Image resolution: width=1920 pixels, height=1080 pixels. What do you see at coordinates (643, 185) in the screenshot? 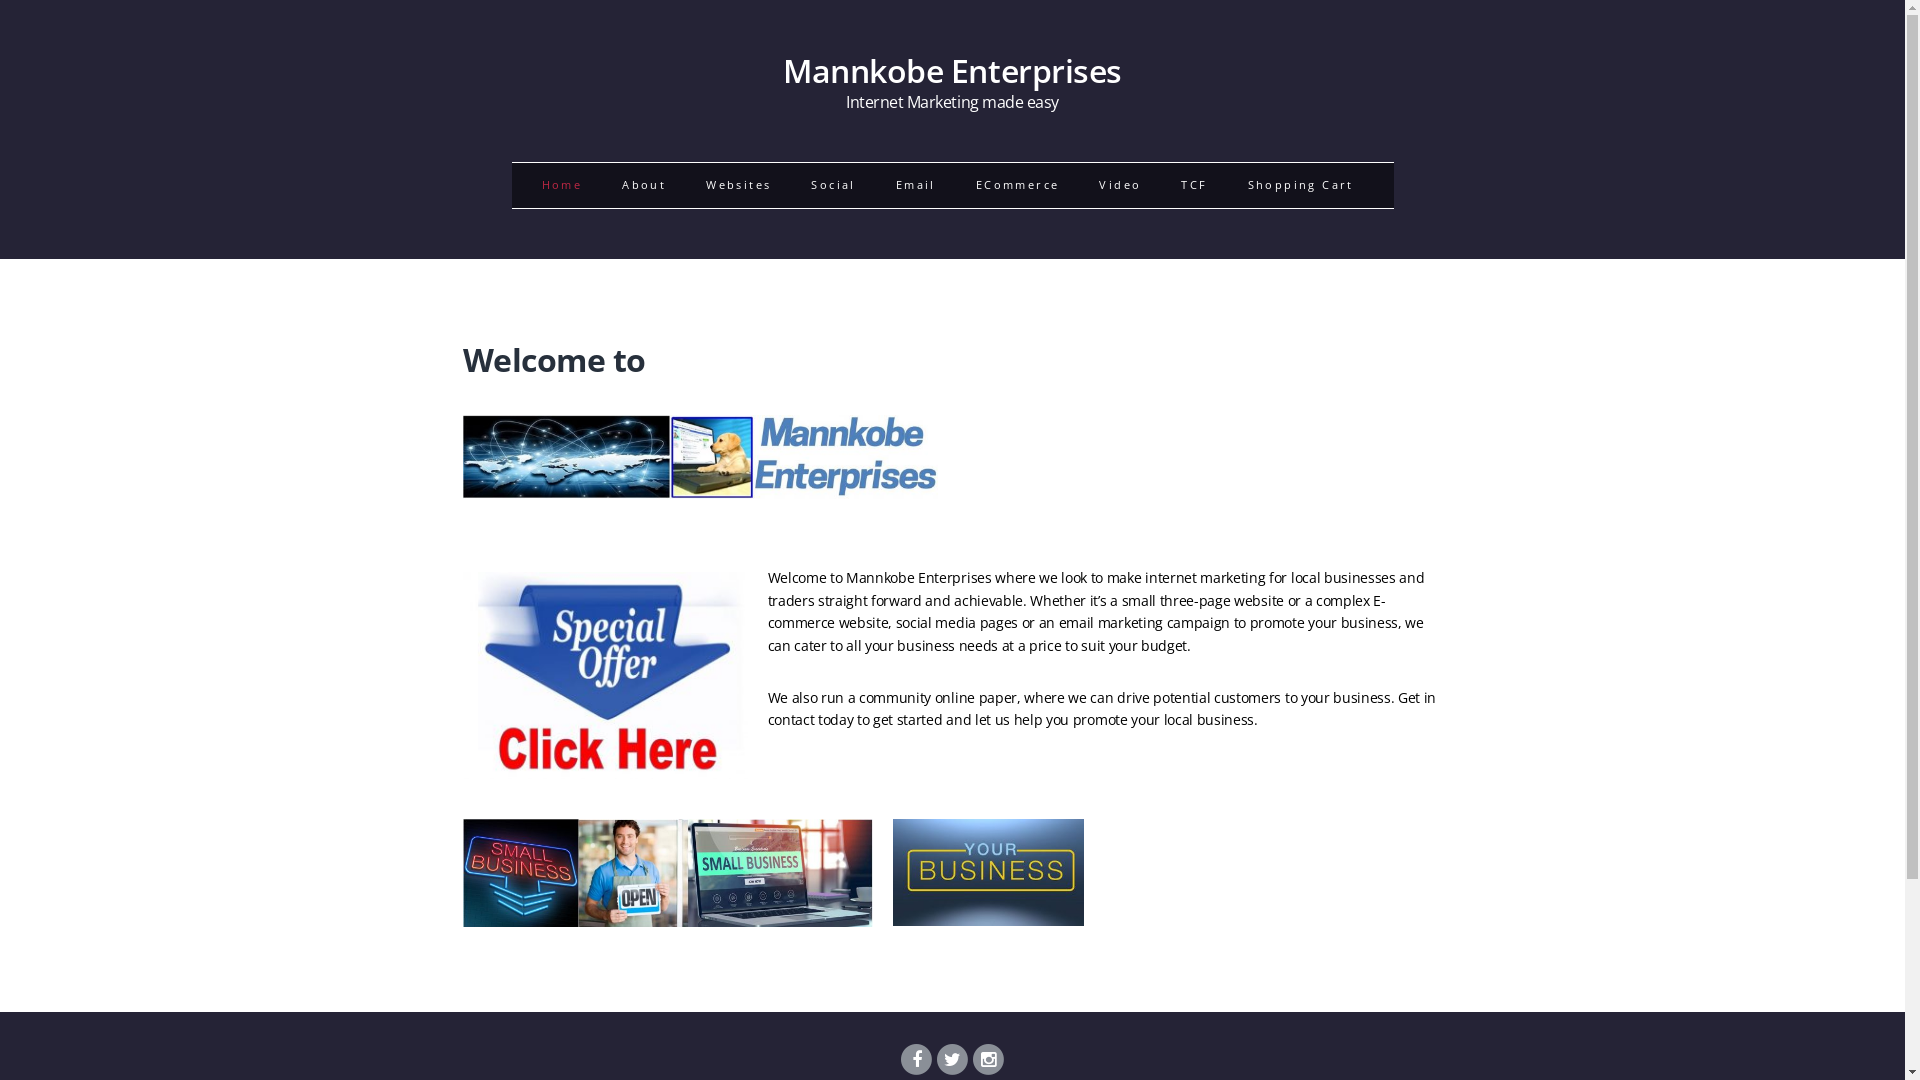
I see `'About'` at bounding box center [643, 185].